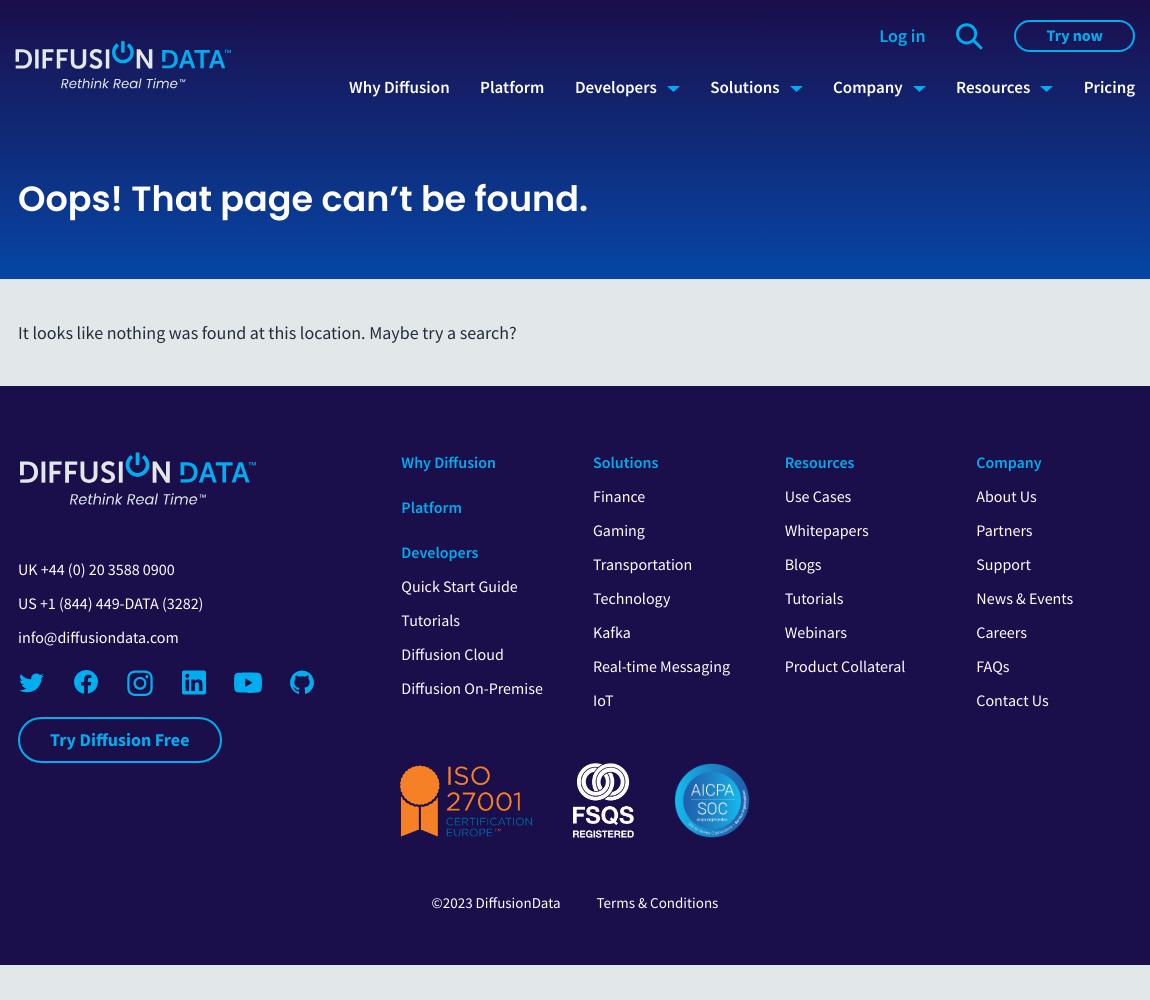 This screenshot has width=1150, height=1000. I want to click on 'Whitepapers', so click(825, 531).